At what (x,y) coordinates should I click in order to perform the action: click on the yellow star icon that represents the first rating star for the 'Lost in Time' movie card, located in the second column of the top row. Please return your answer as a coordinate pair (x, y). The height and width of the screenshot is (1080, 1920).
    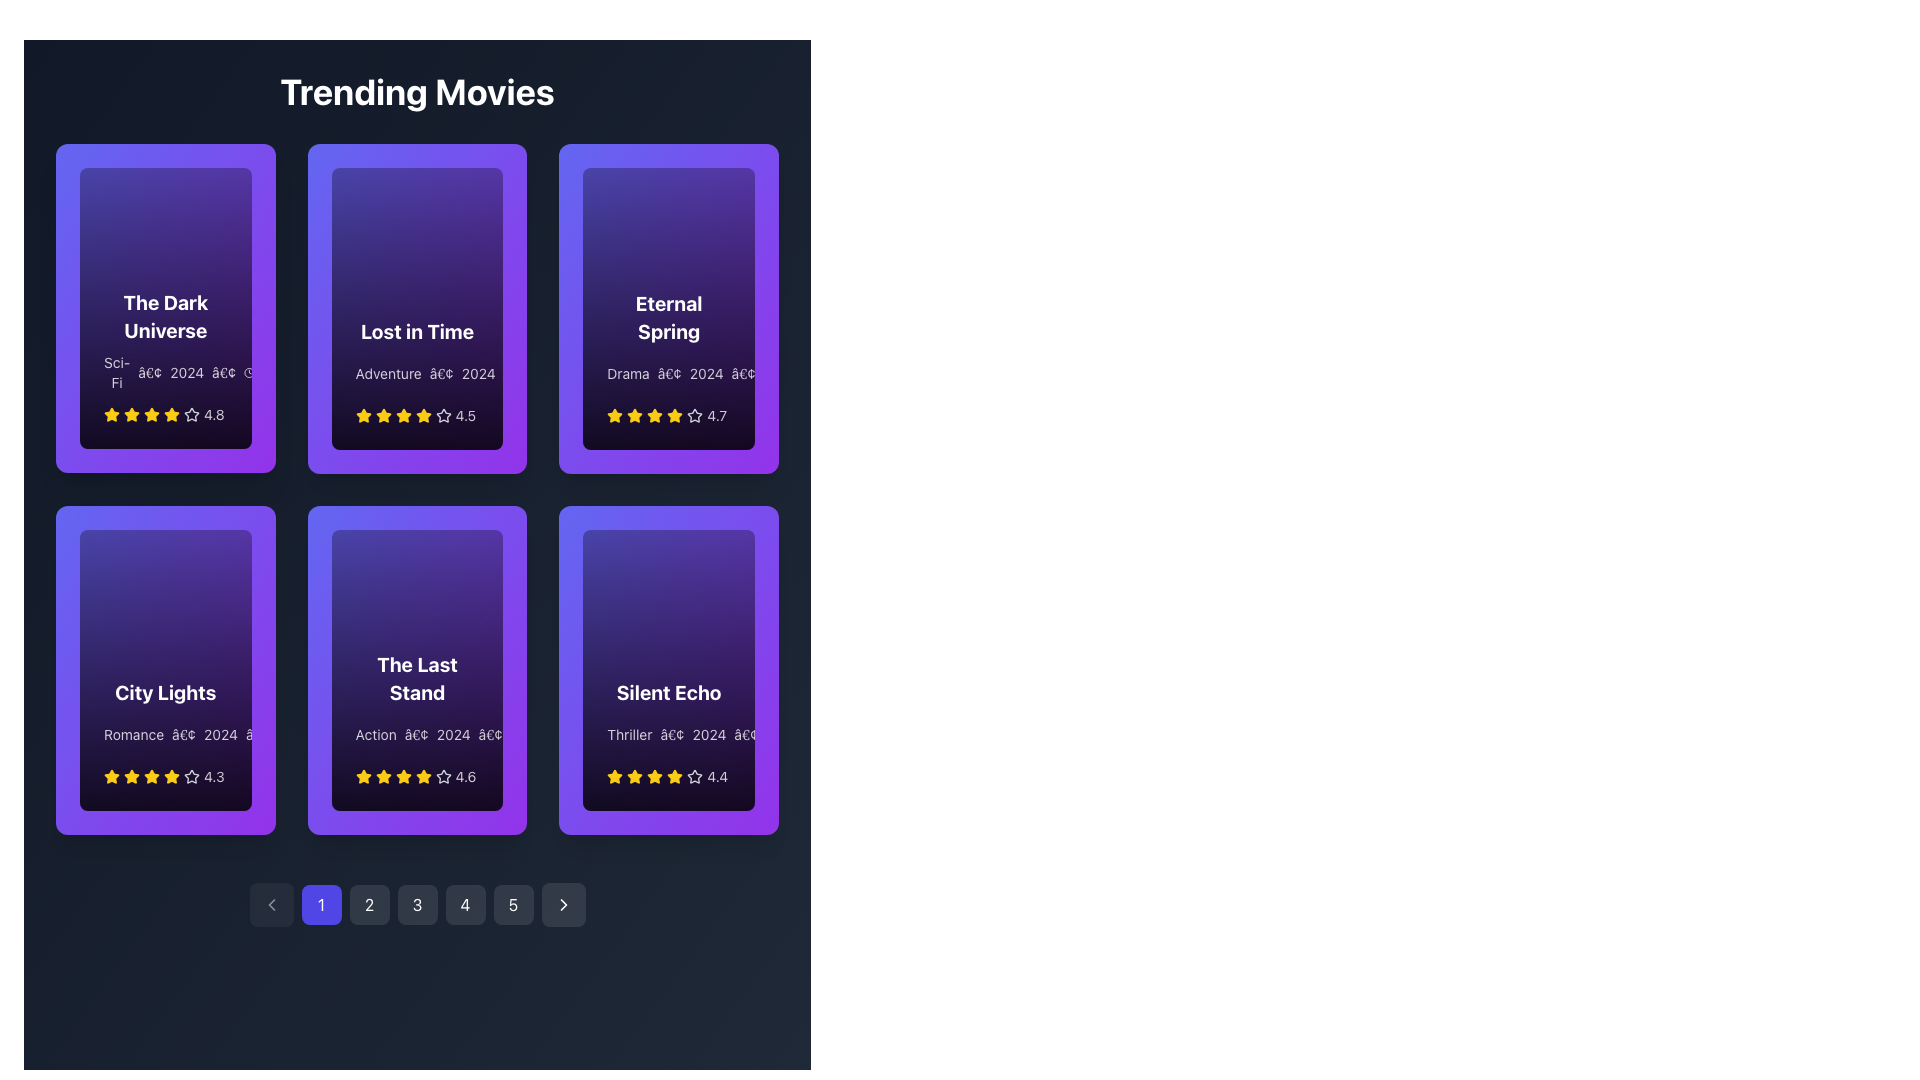
    Looking at the image, I should click on (363, 414).